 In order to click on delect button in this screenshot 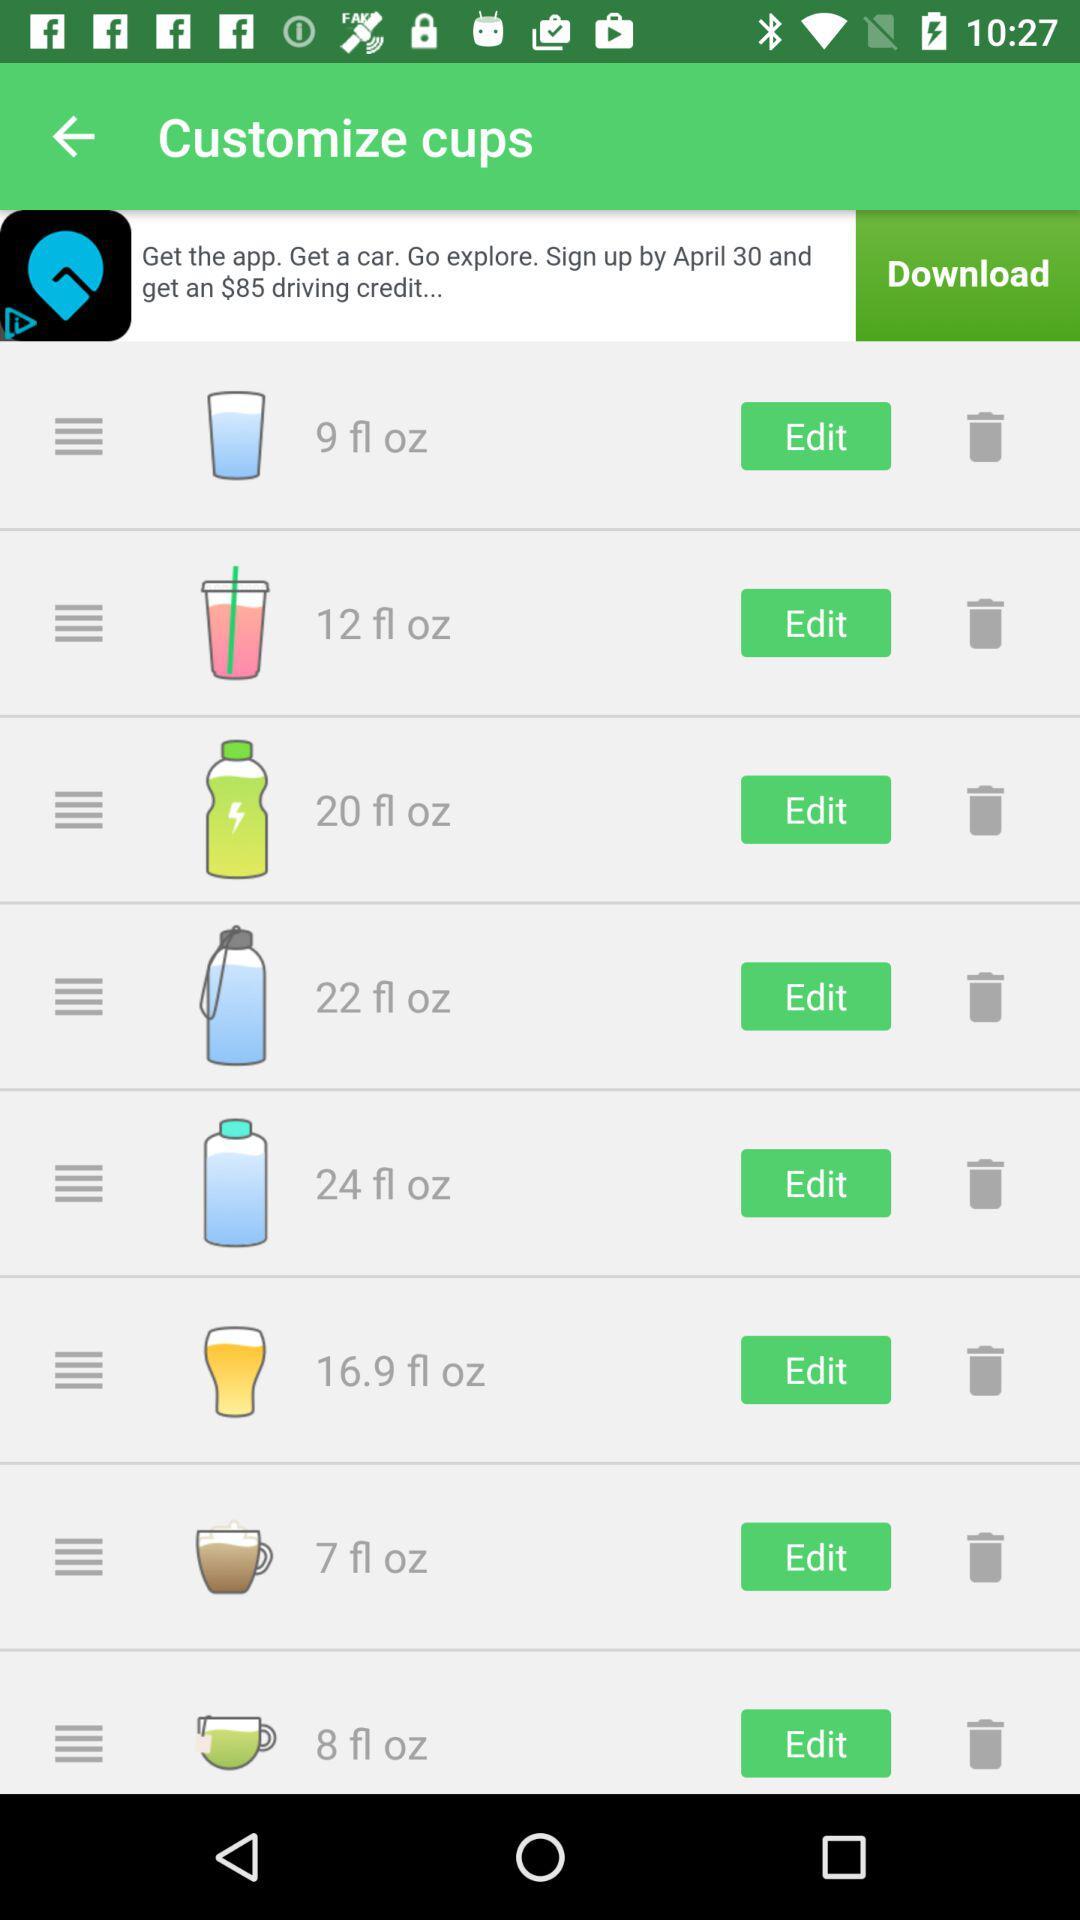, I will do `click(984, 435)`.